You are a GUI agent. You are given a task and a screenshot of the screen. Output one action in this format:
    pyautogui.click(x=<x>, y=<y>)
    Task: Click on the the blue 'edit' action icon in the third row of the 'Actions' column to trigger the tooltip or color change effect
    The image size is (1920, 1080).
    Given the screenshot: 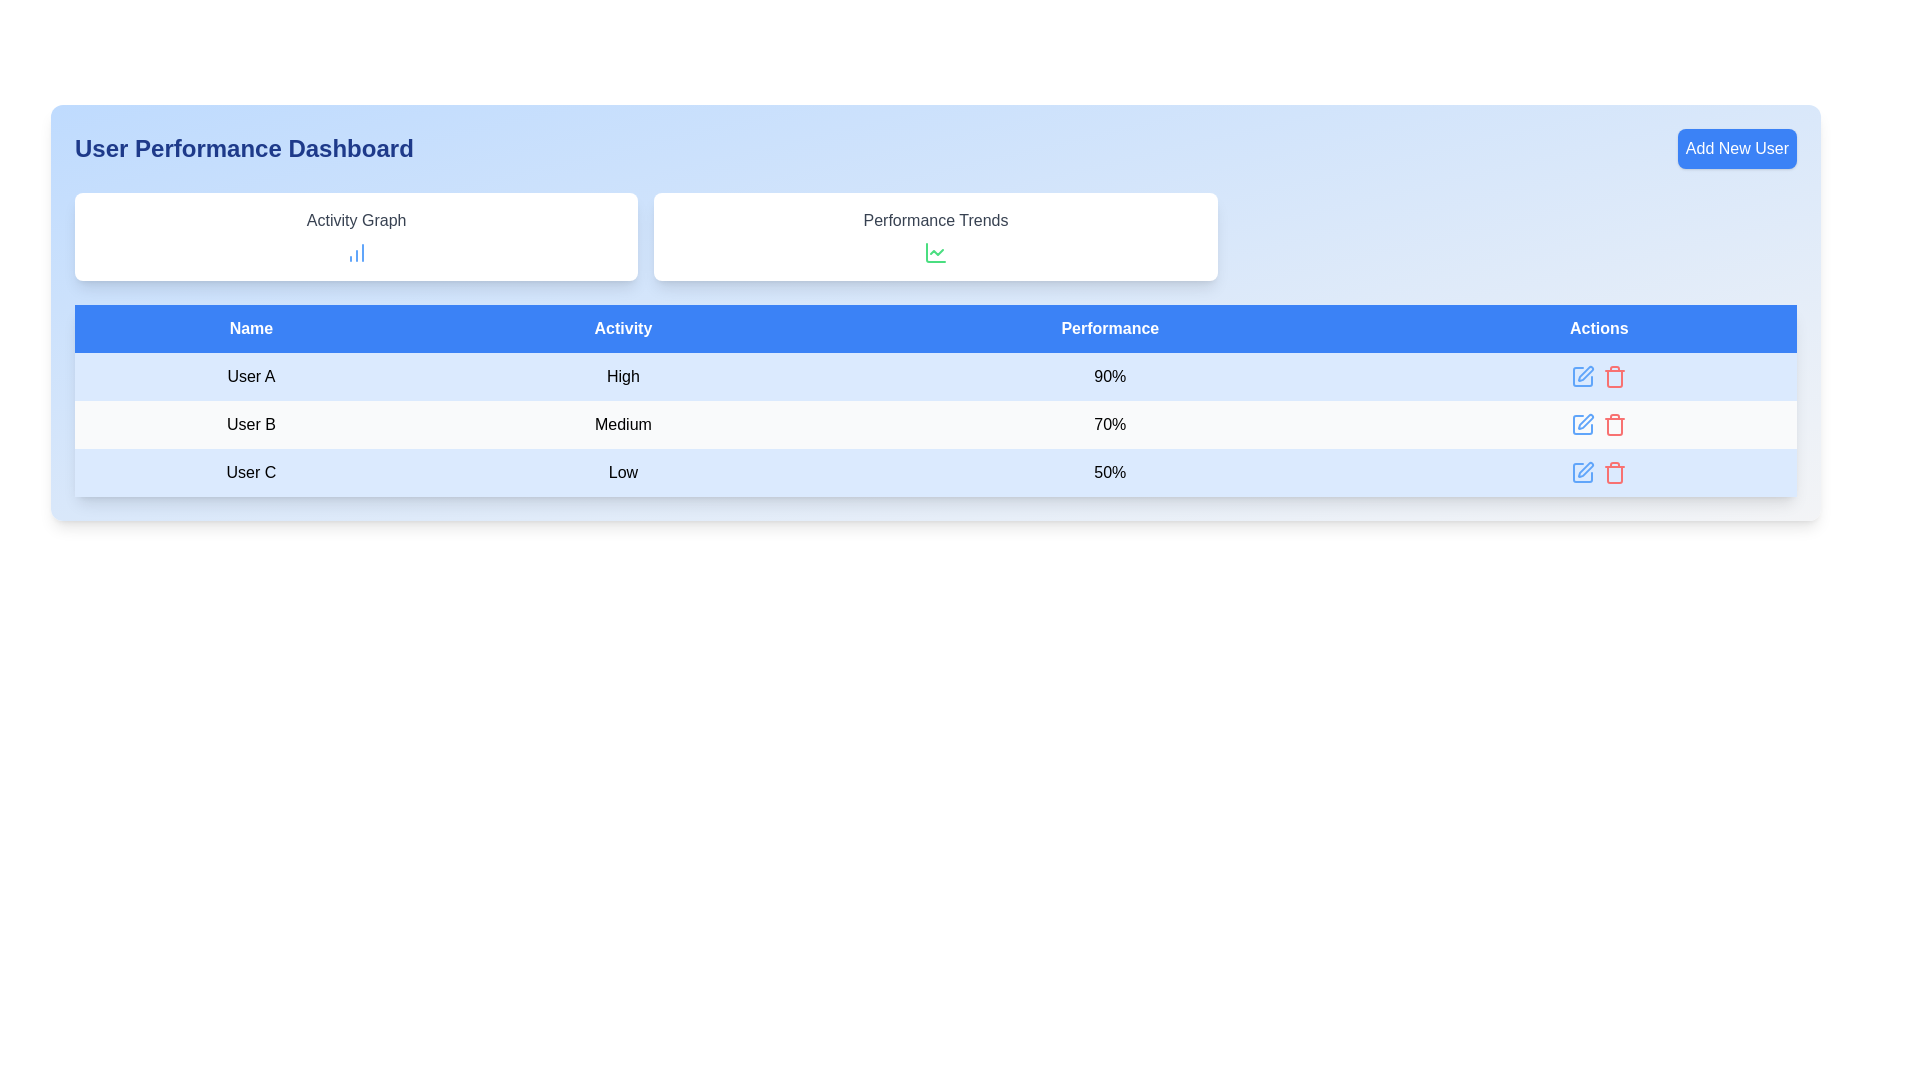 What is the action you would take?
    pyautogui.click(x=1582, y=423)
    